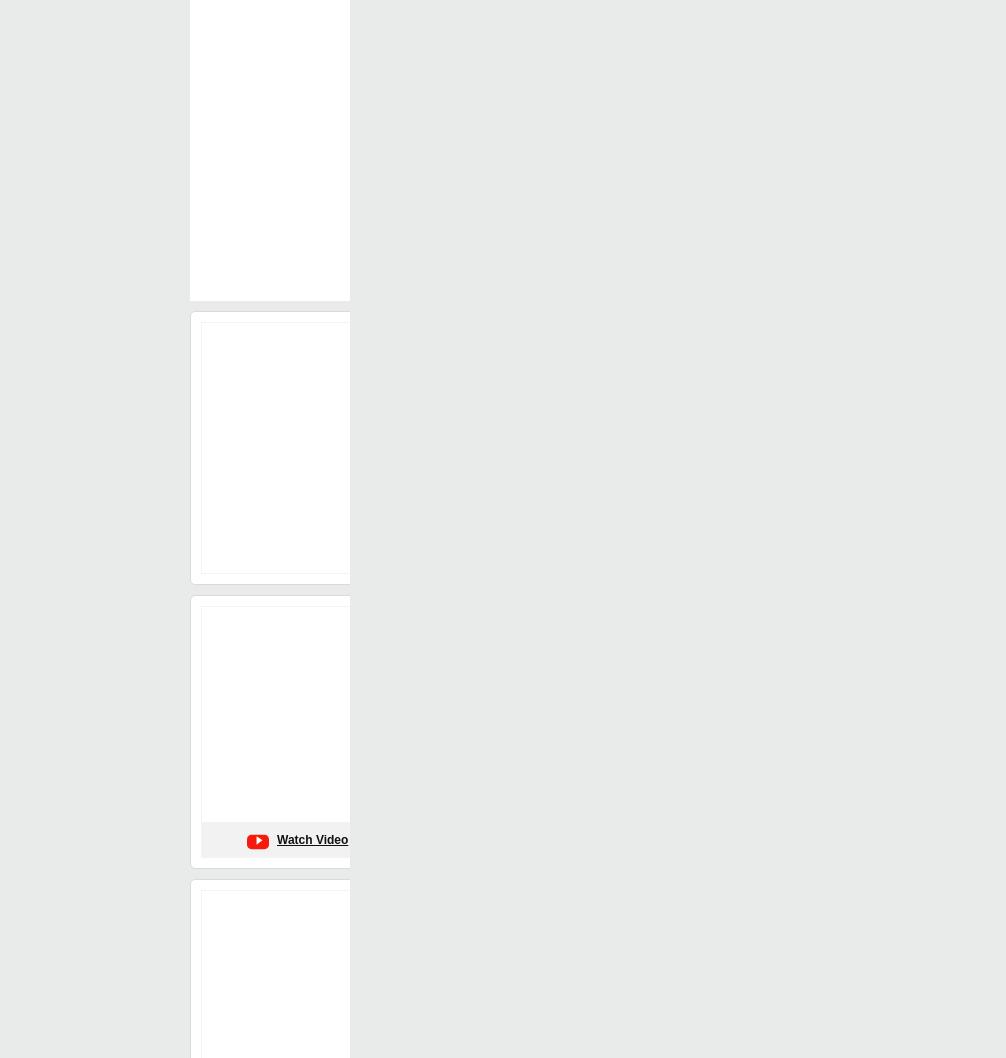 This screenshot has width=1006, height=1058. I want to click on ':  12 cm', so click(556, 810).